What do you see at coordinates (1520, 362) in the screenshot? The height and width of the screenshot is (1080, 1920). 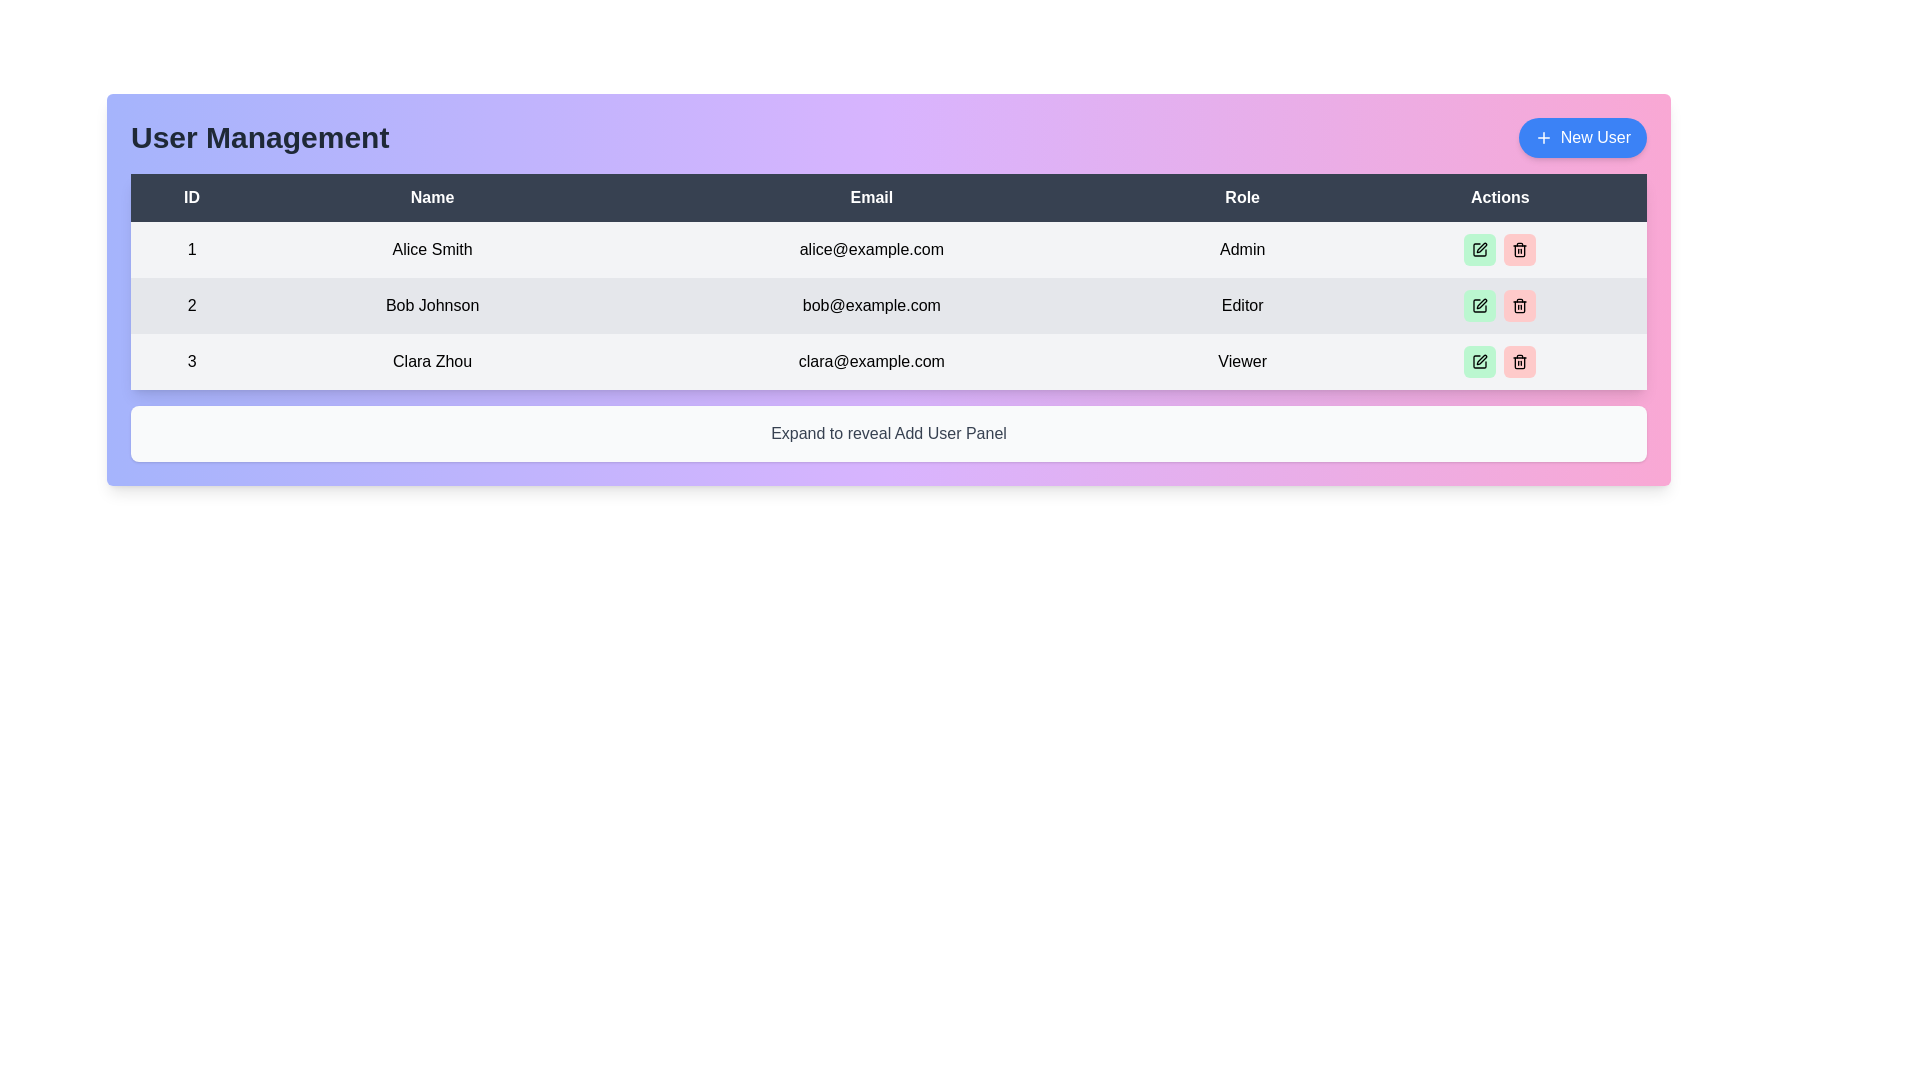 I see `the trash can icon within the red button in the 'Actions' column of the user management table` at bounding box center [1520, 362].